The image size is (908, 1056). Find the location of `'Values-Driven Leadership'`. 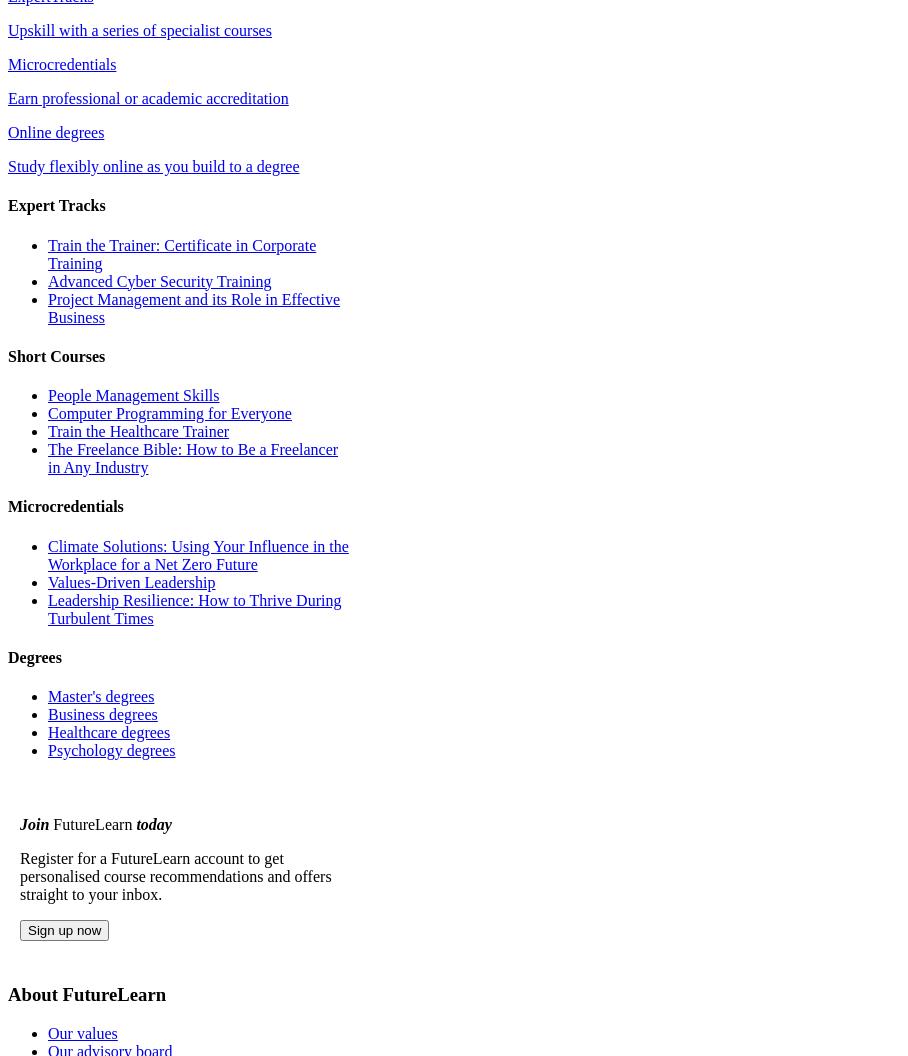

'Values-Driven Leadership' is located at coordinates (131, 581).